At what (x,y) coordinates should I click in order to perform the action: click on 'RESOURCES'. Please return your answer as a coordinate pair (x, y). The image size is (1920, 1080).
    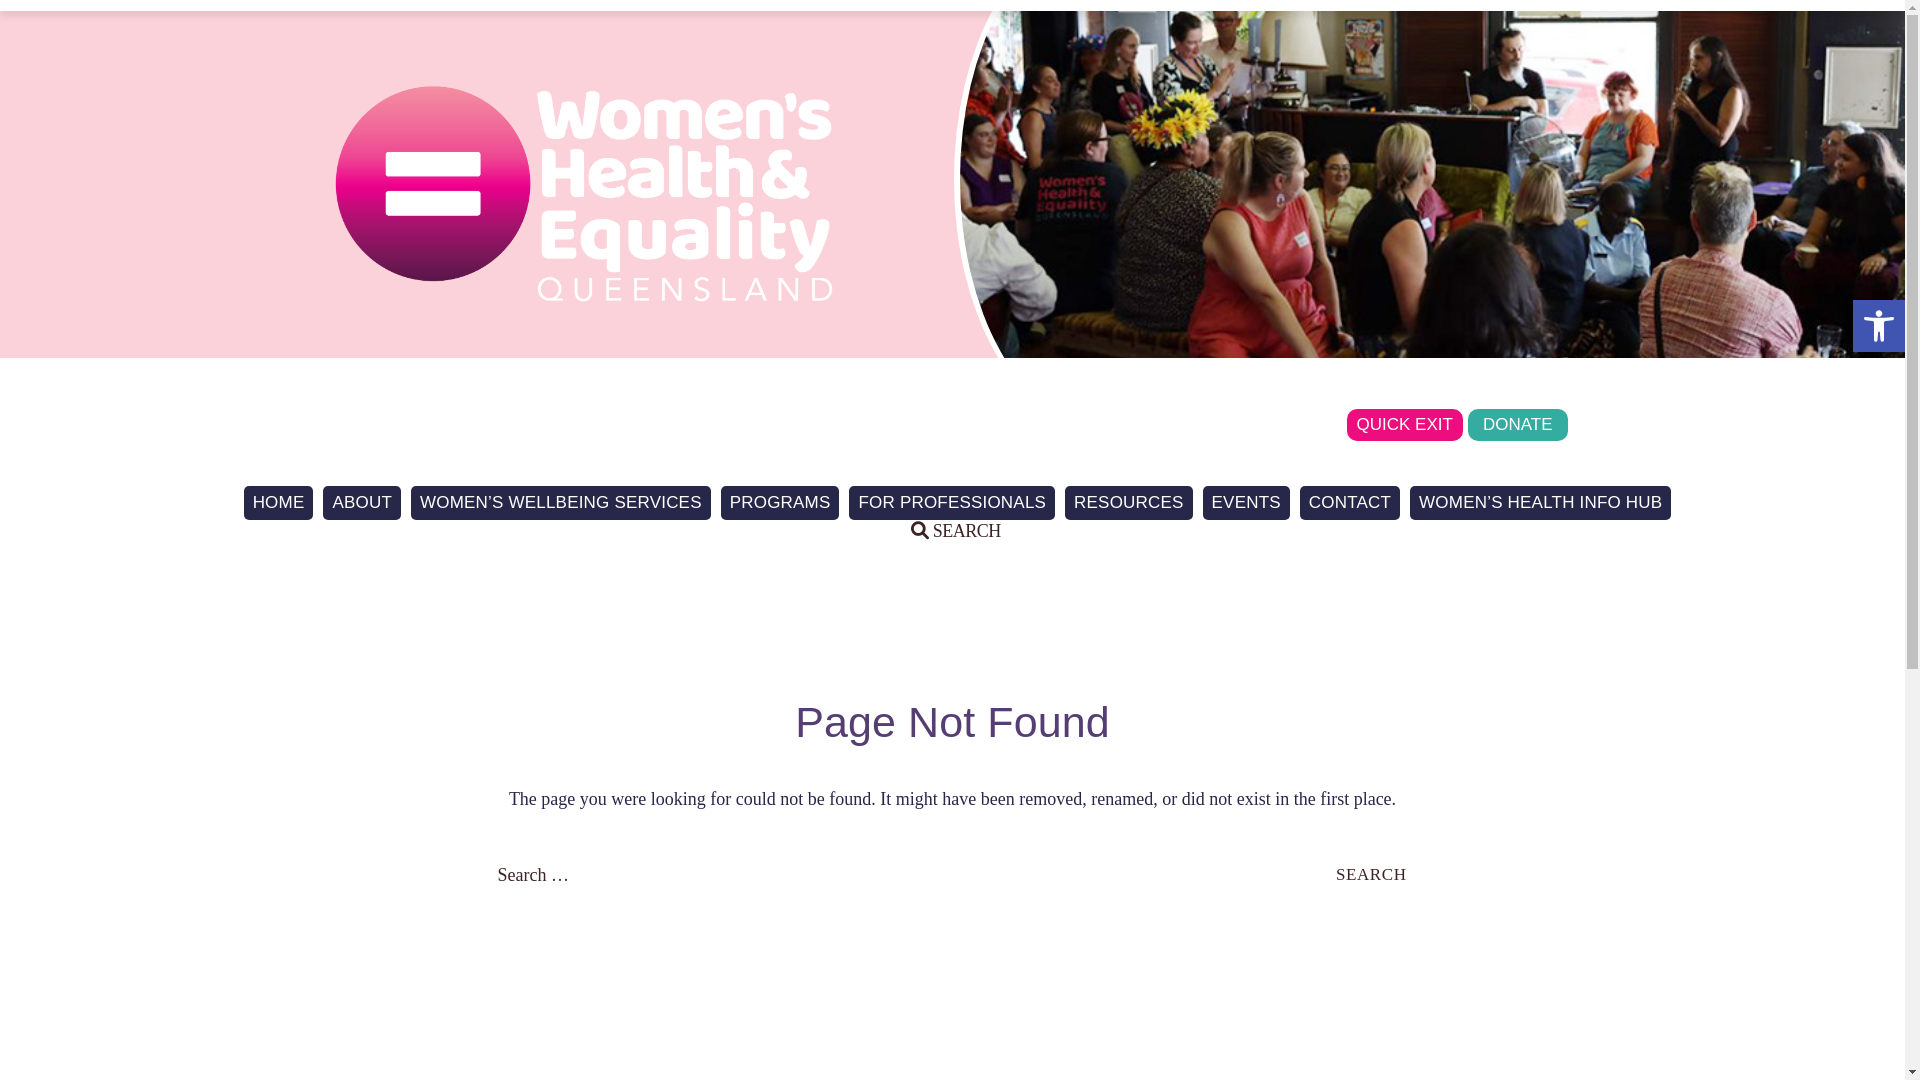
    Looking at the image, I should click on (1128, 501).